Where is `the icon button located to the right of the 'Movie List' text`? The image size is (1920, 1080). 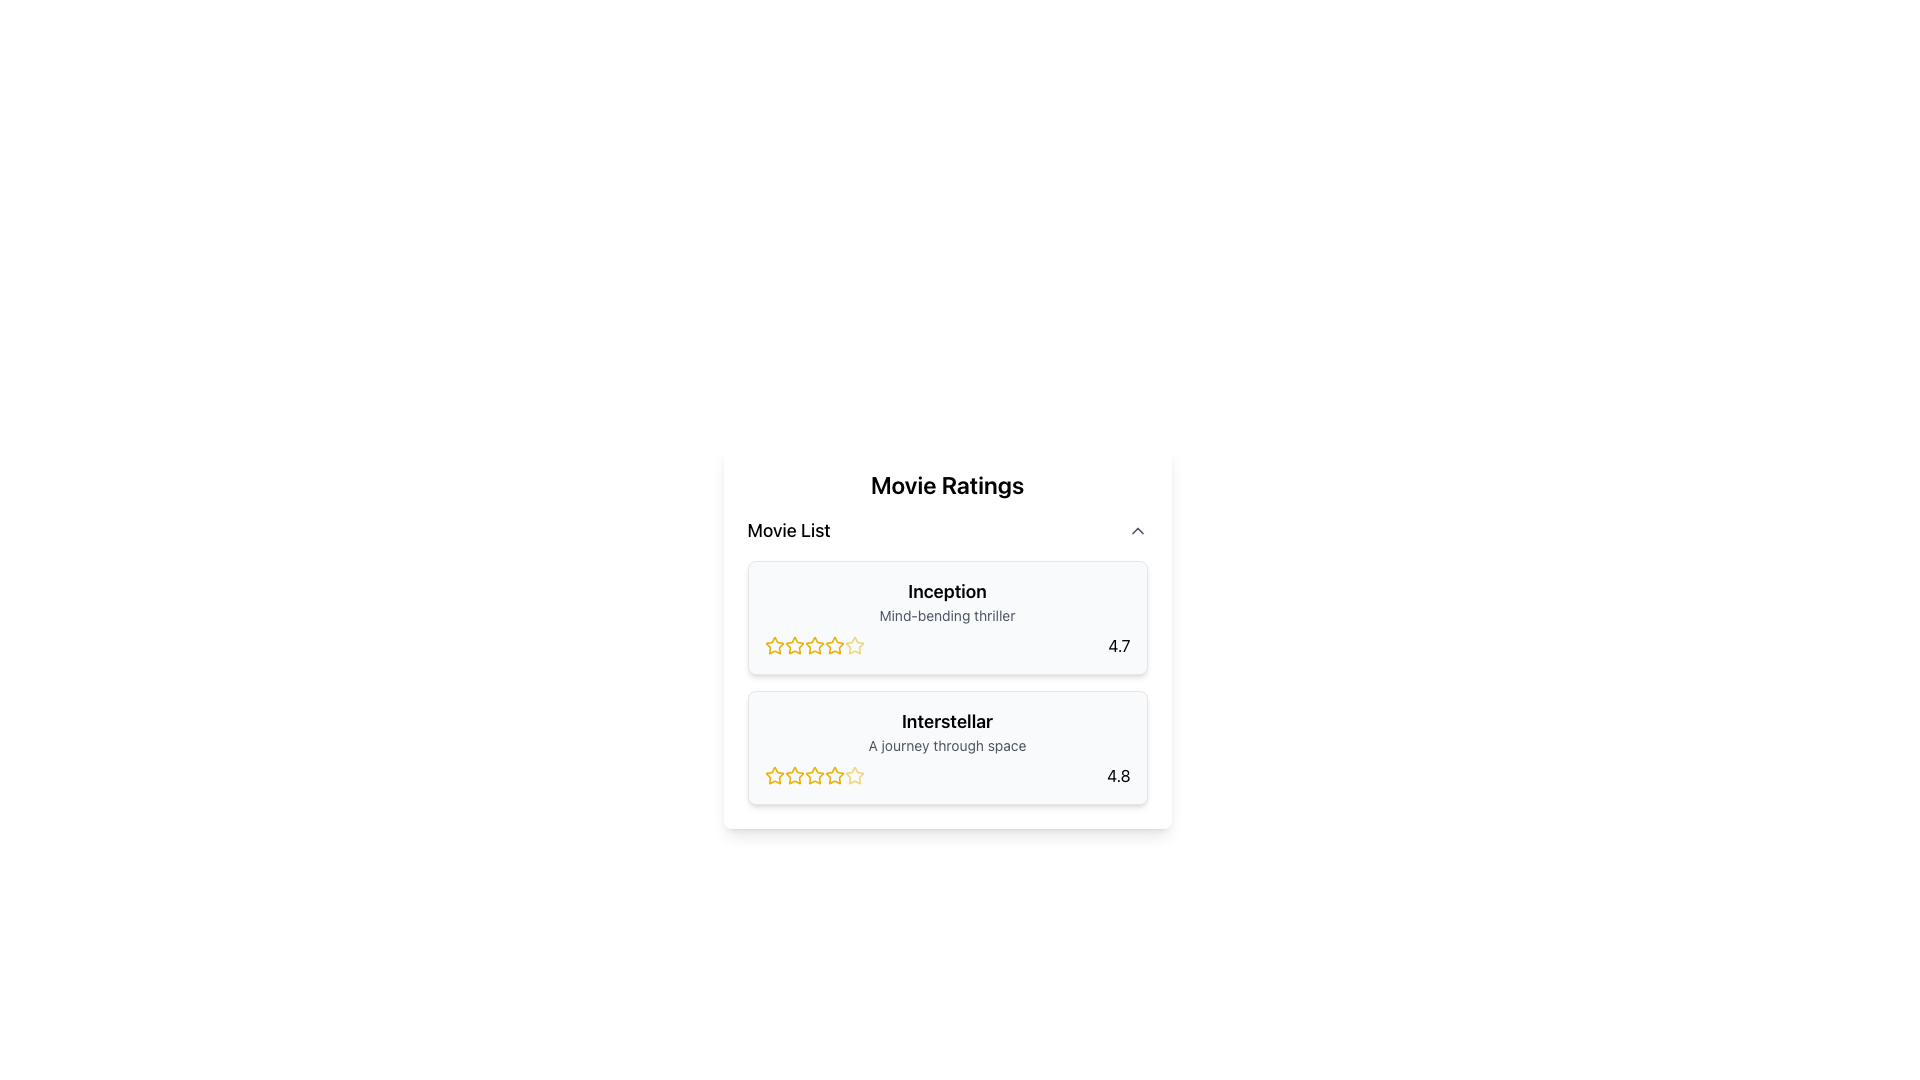
the icon button located to the right of the 'Movie List' text is located at coordinates (1137, 530).